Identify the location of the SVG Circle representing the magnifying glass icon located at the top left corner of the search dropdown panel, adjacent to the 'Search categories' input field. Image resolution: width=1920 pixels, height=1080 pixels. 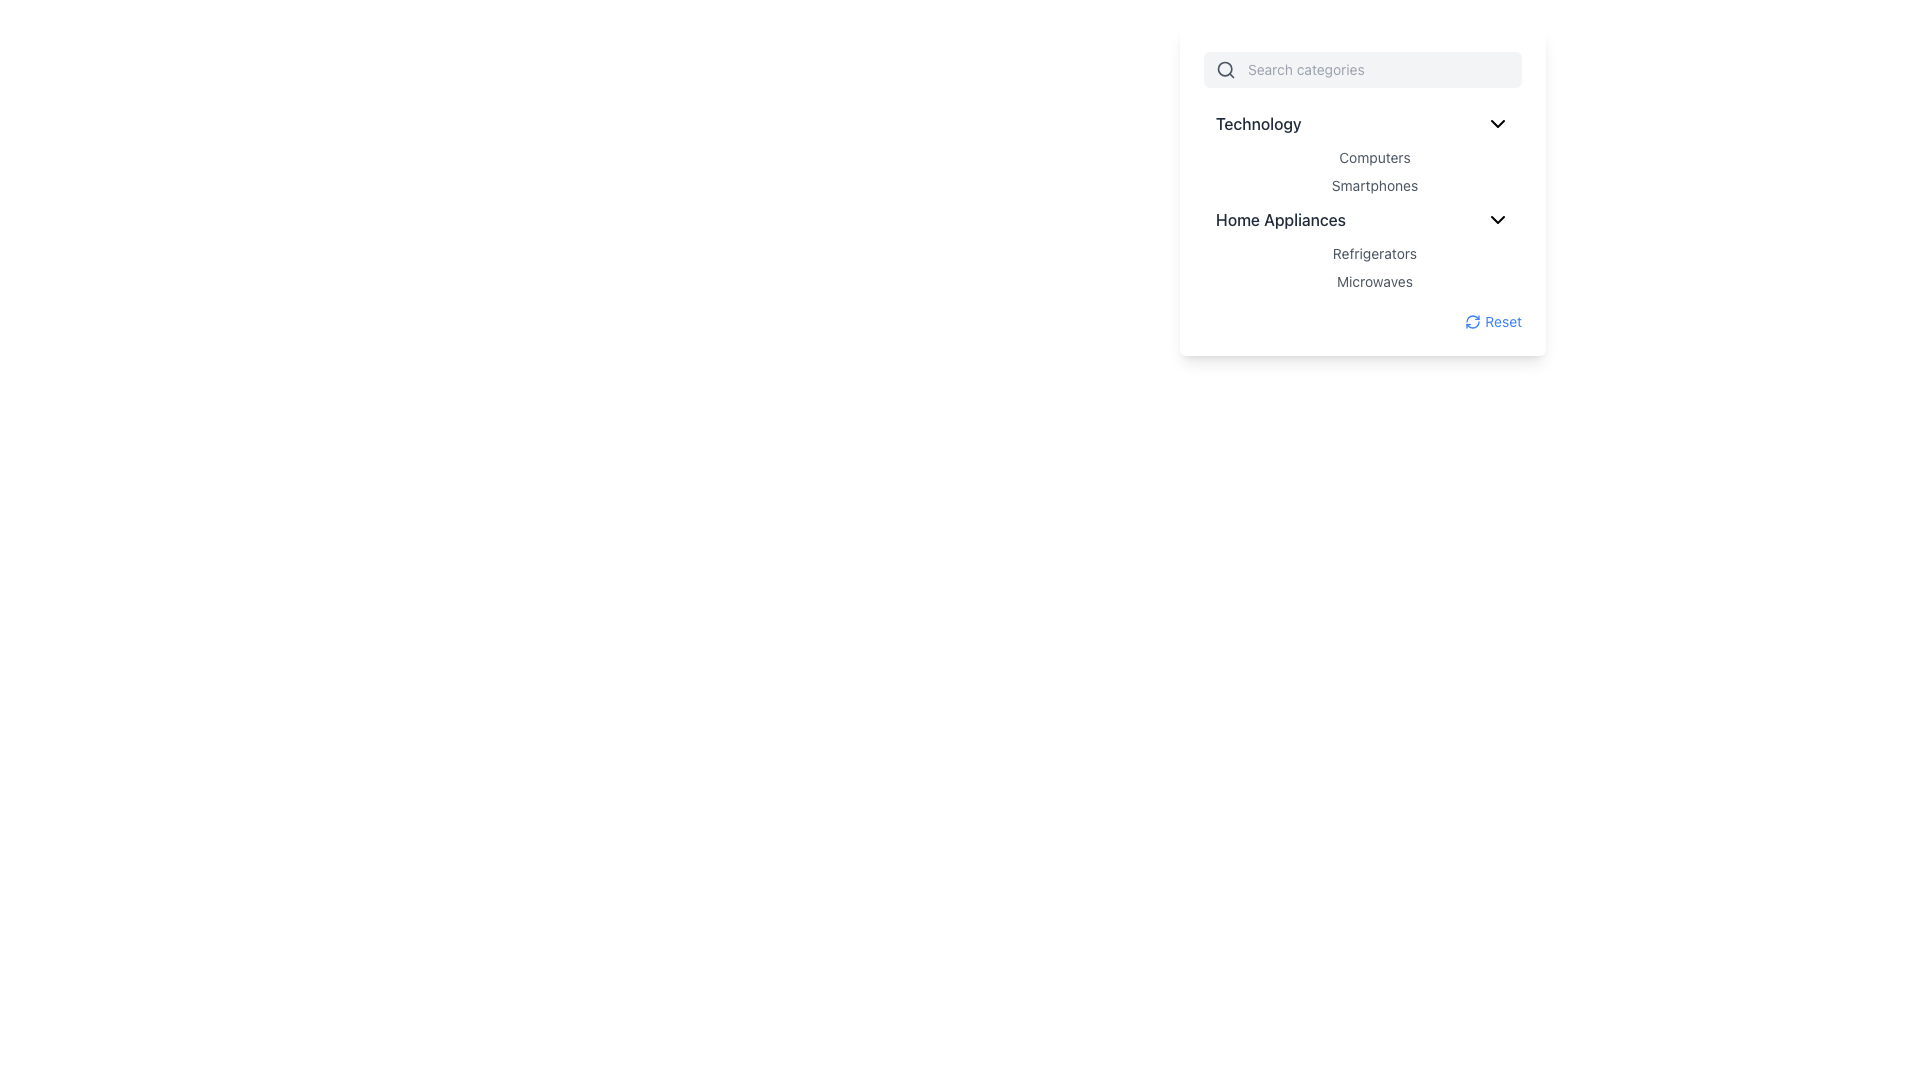
(1224, 68).